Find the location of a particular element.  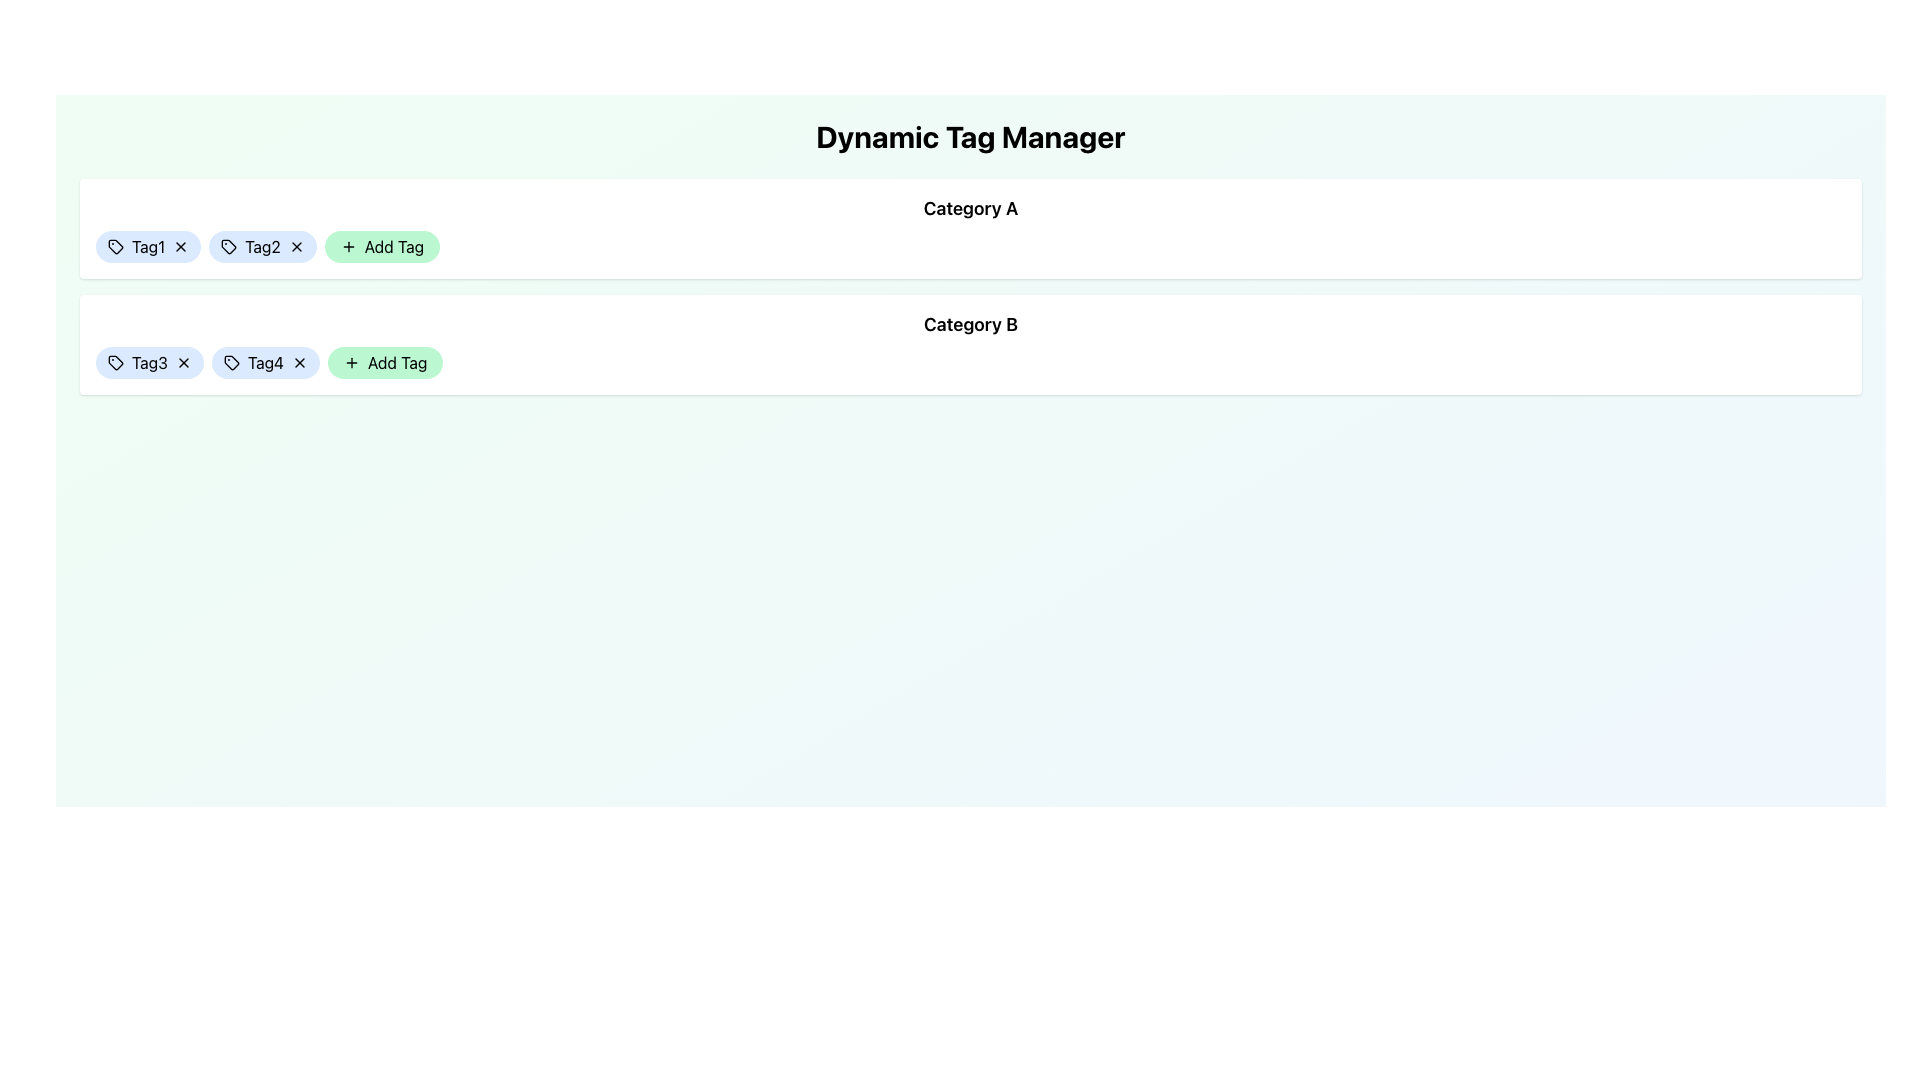

the second tag labeled under 'Category A' which is positioned between 'Tag1' and a close action icon to interact with it is located at coordinates (262, 245).